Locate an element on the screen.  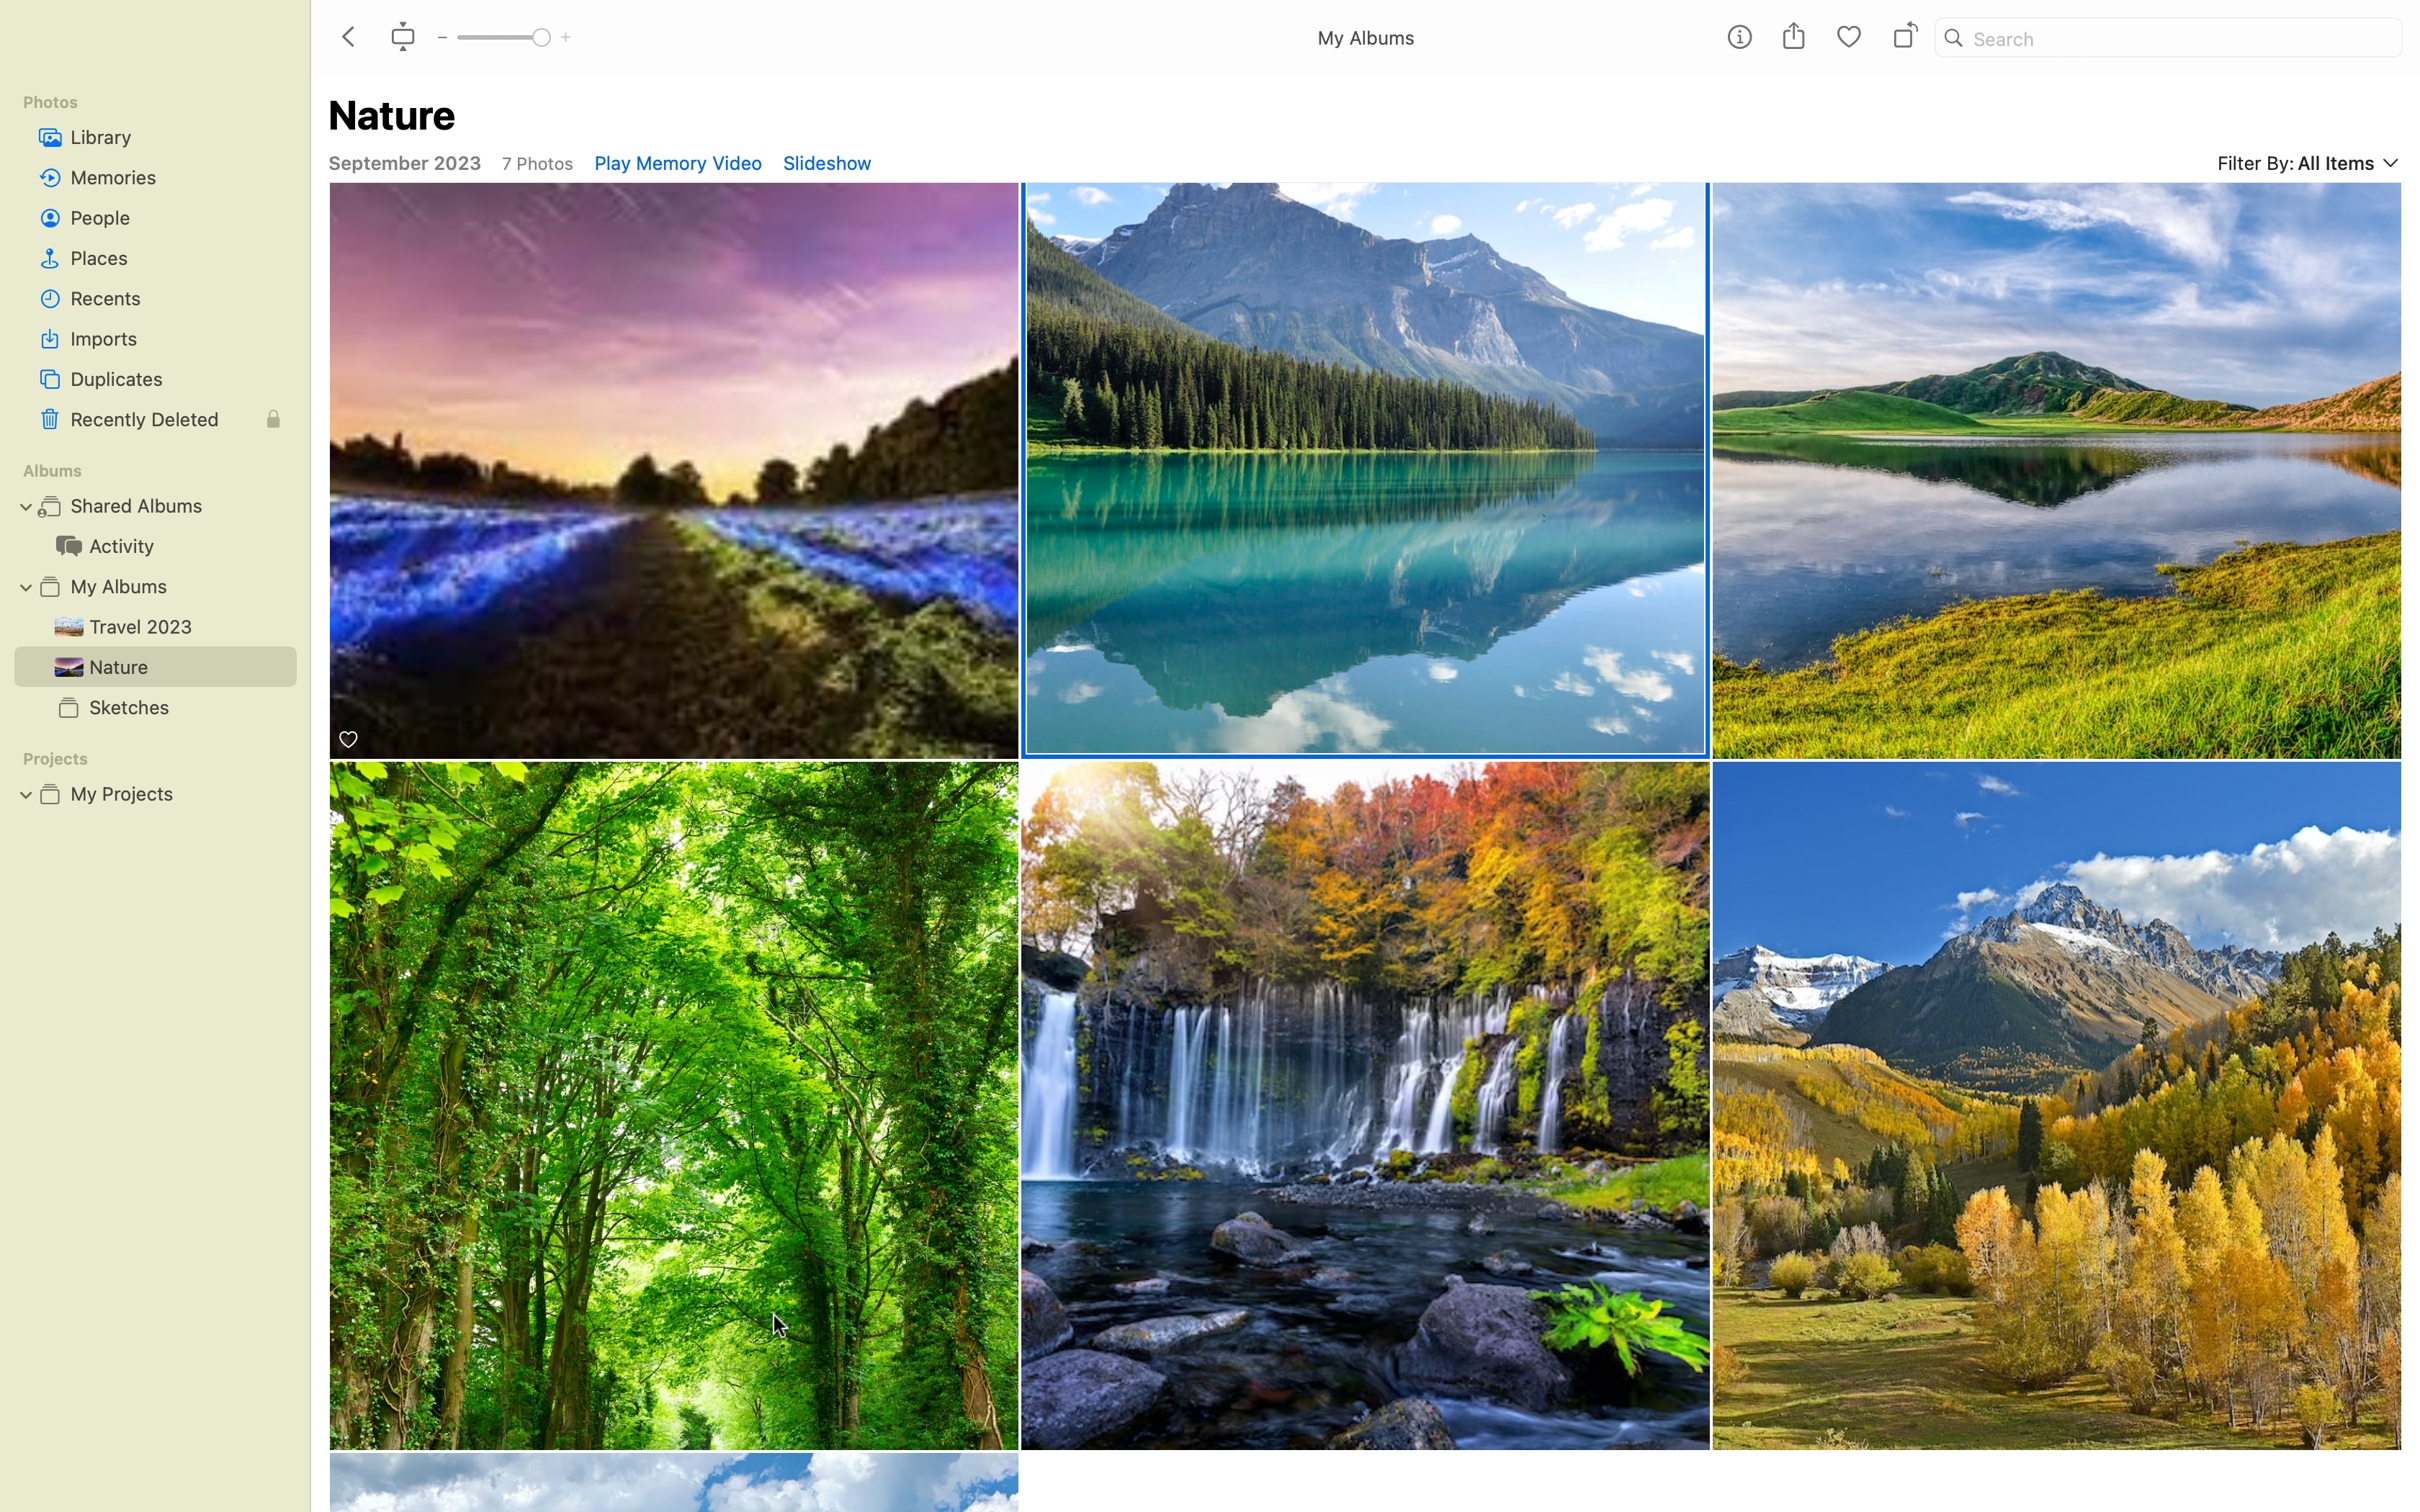
View the grasslands image in full size by double clicking it is located at coordinates (2058, 1105).